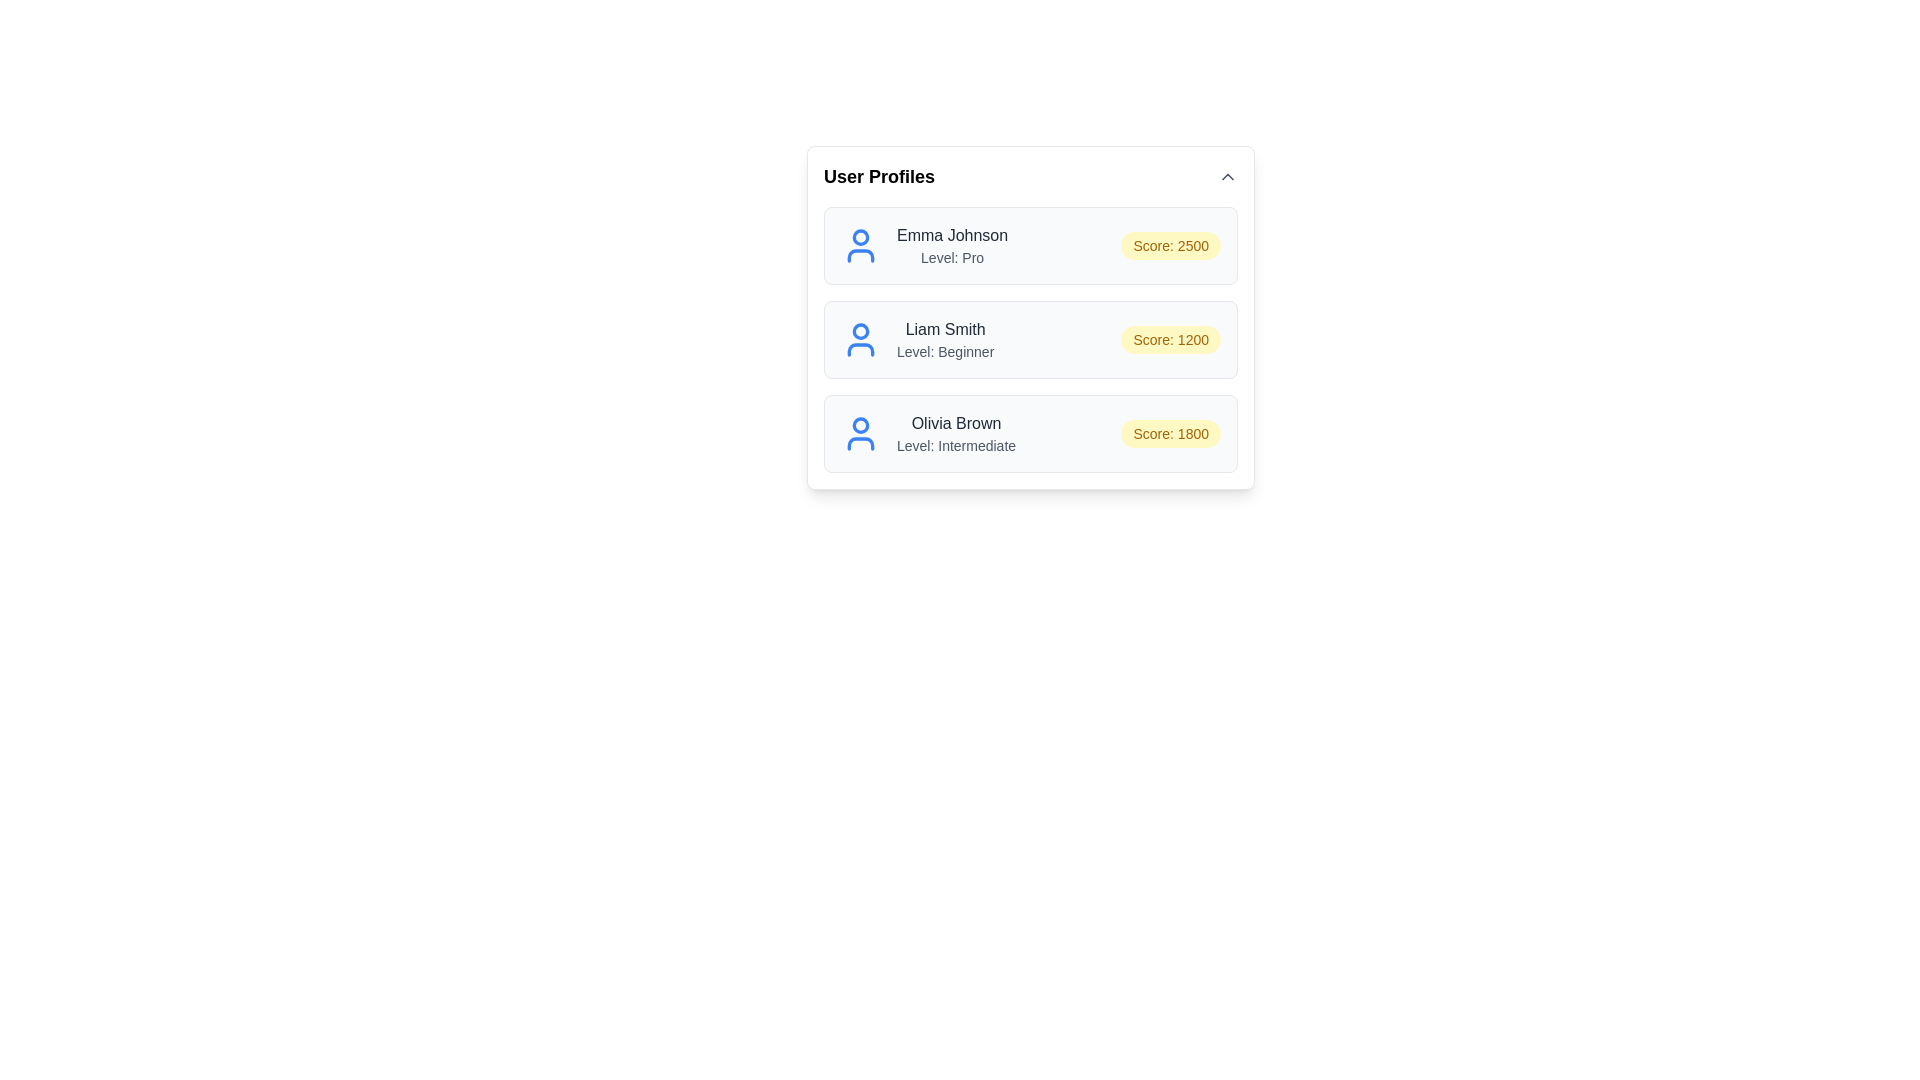 Image resolution: width=1920 pixels, height=1080 pixels. I want to click on score displayed in the 'Score: 1200' label on the rounded rectangle within the card of 'Liam Smith' in the 'User Profiles' section, so click(1171, 338).